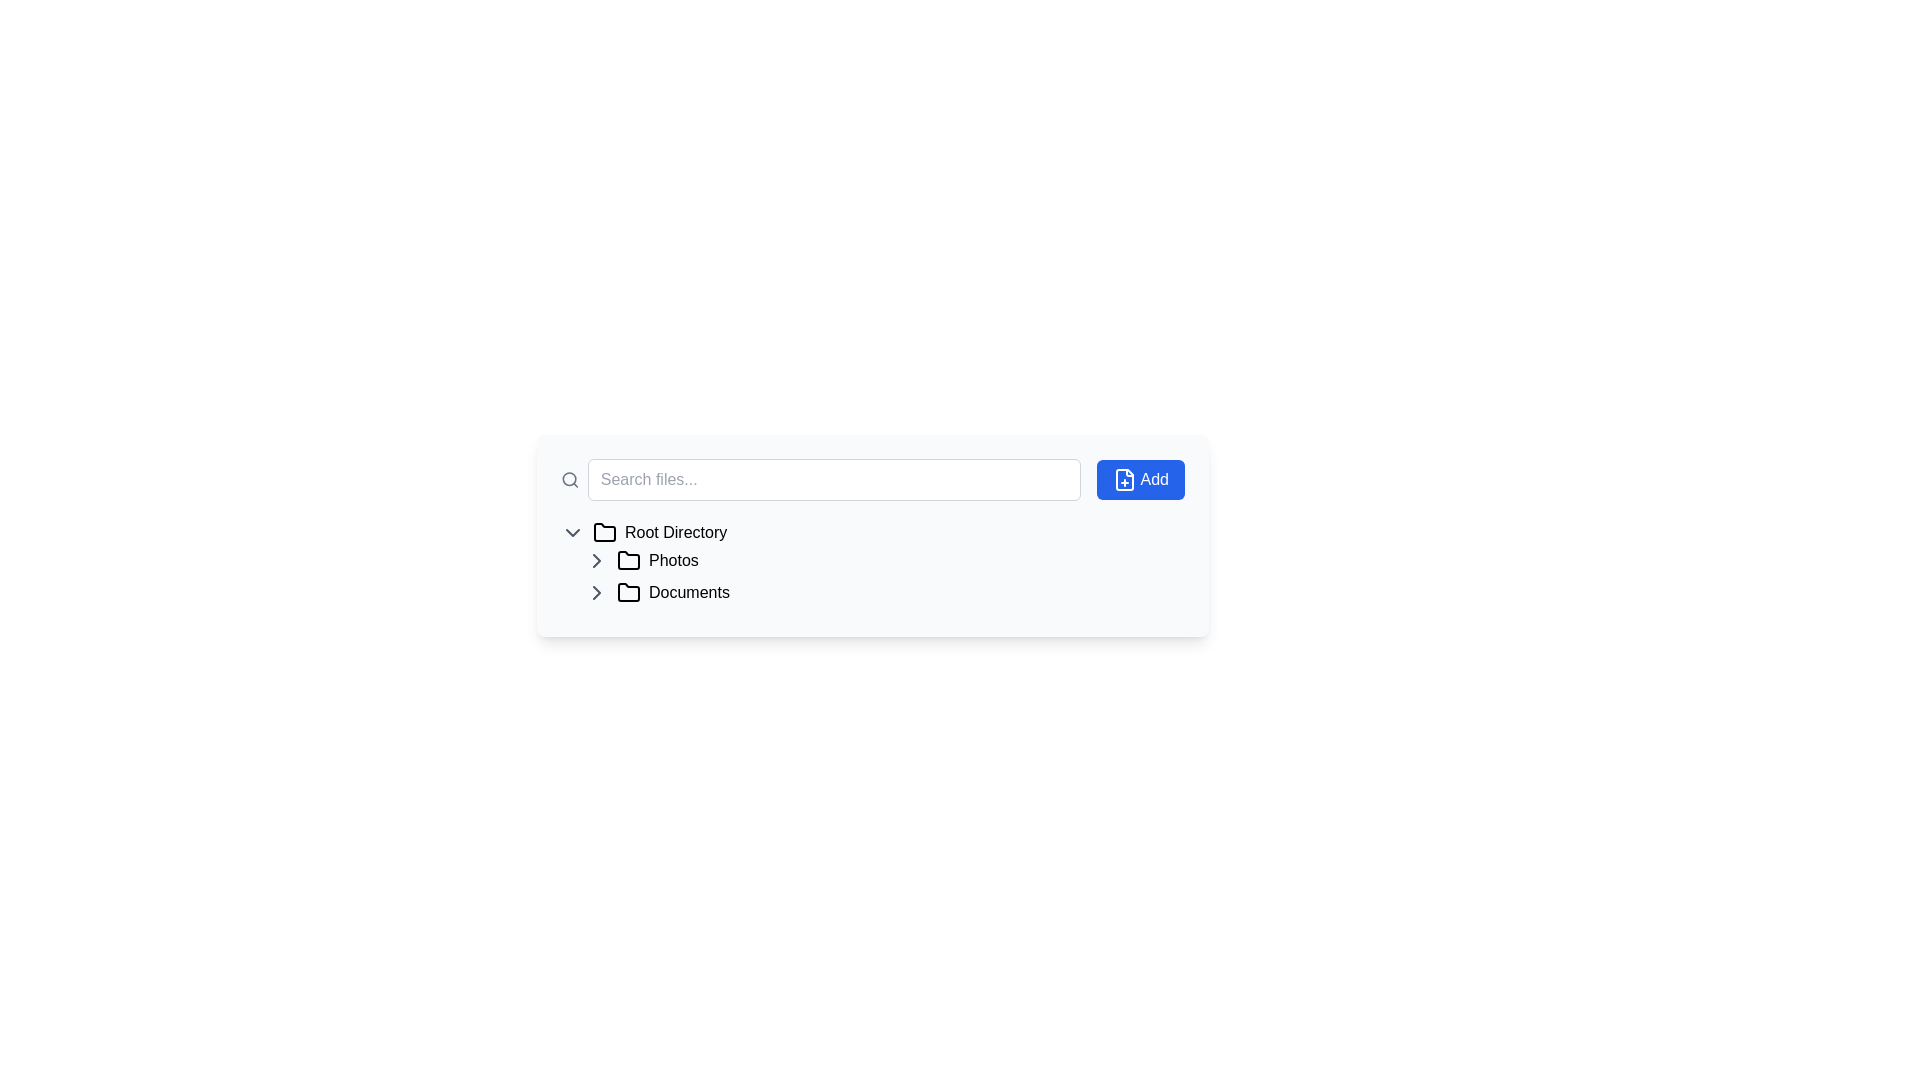  I want to click on the folder icon representing the 'Documents' directory, which is located slightly to the left of the 'Documents' label in a list structure, so click(627, 592).